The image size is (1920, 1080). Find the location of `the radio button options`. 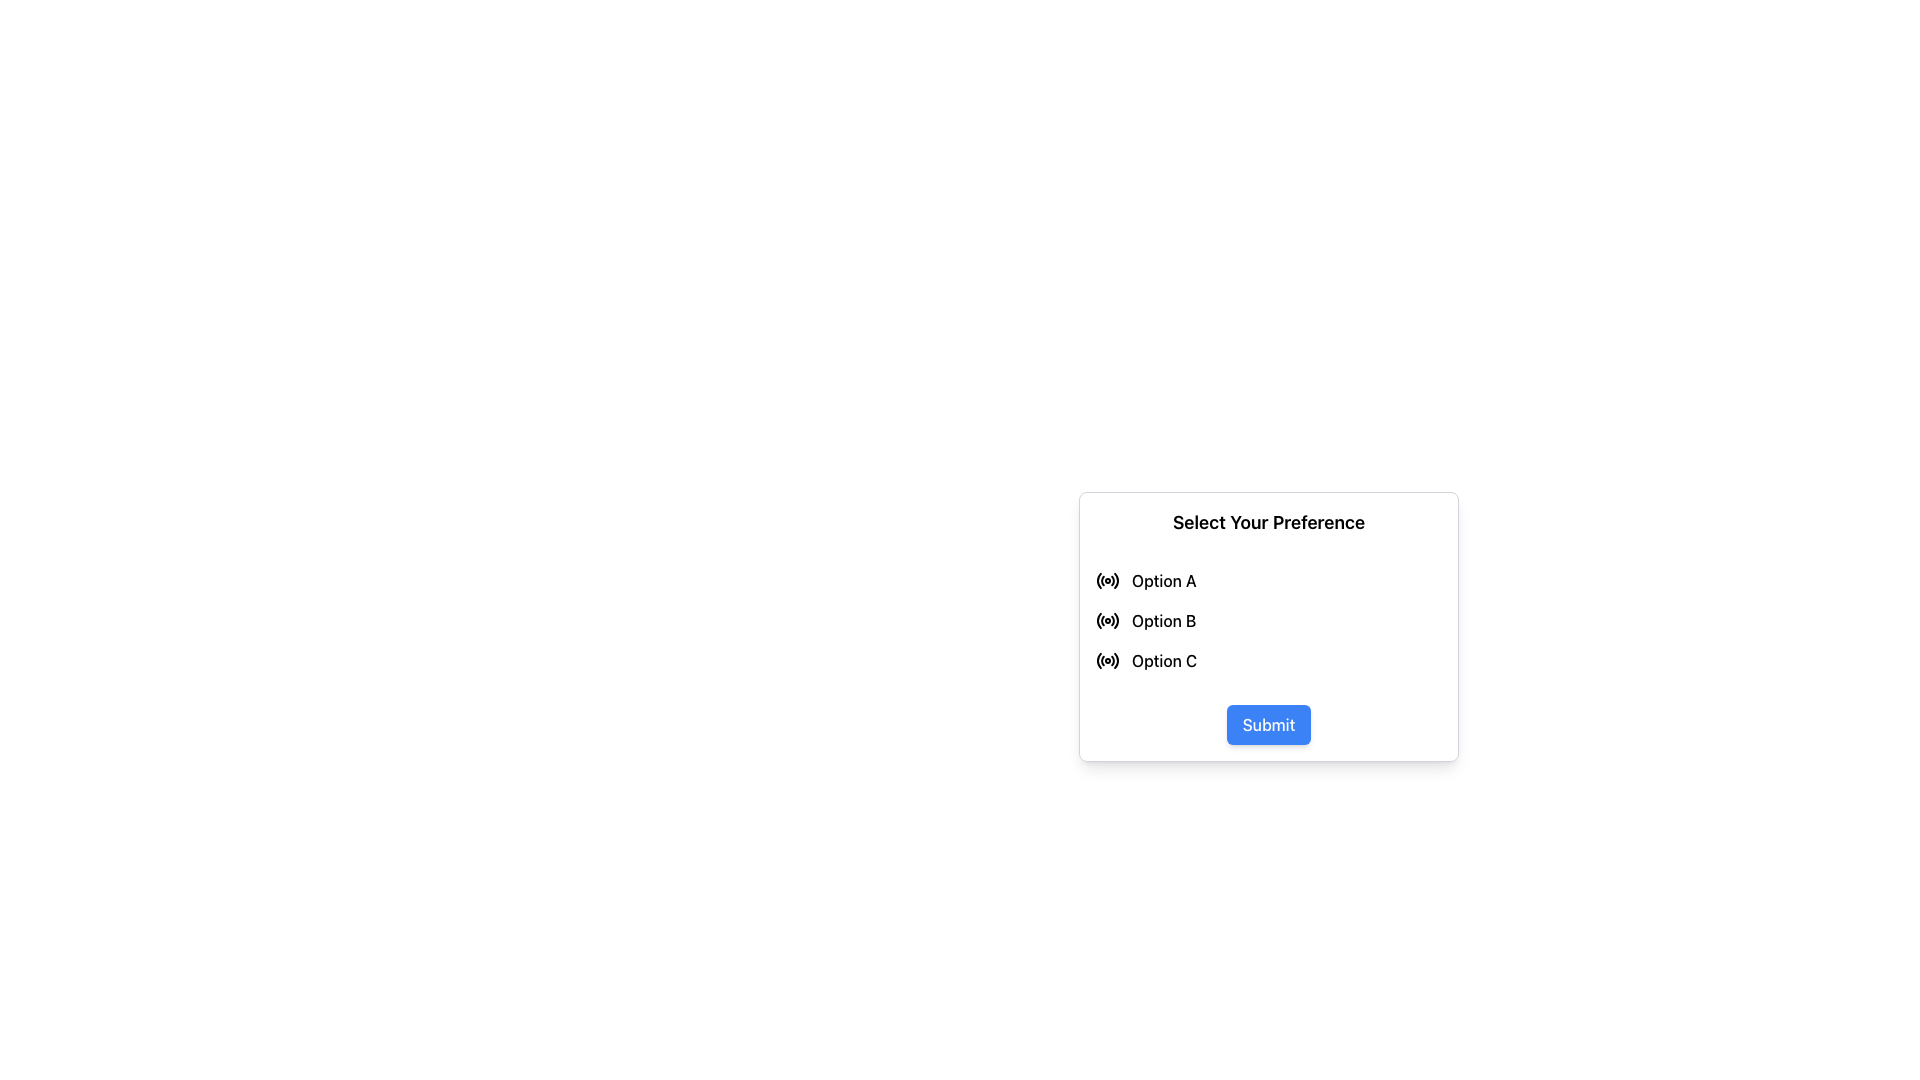

the radio button options is located at coordinates (1267, 620).